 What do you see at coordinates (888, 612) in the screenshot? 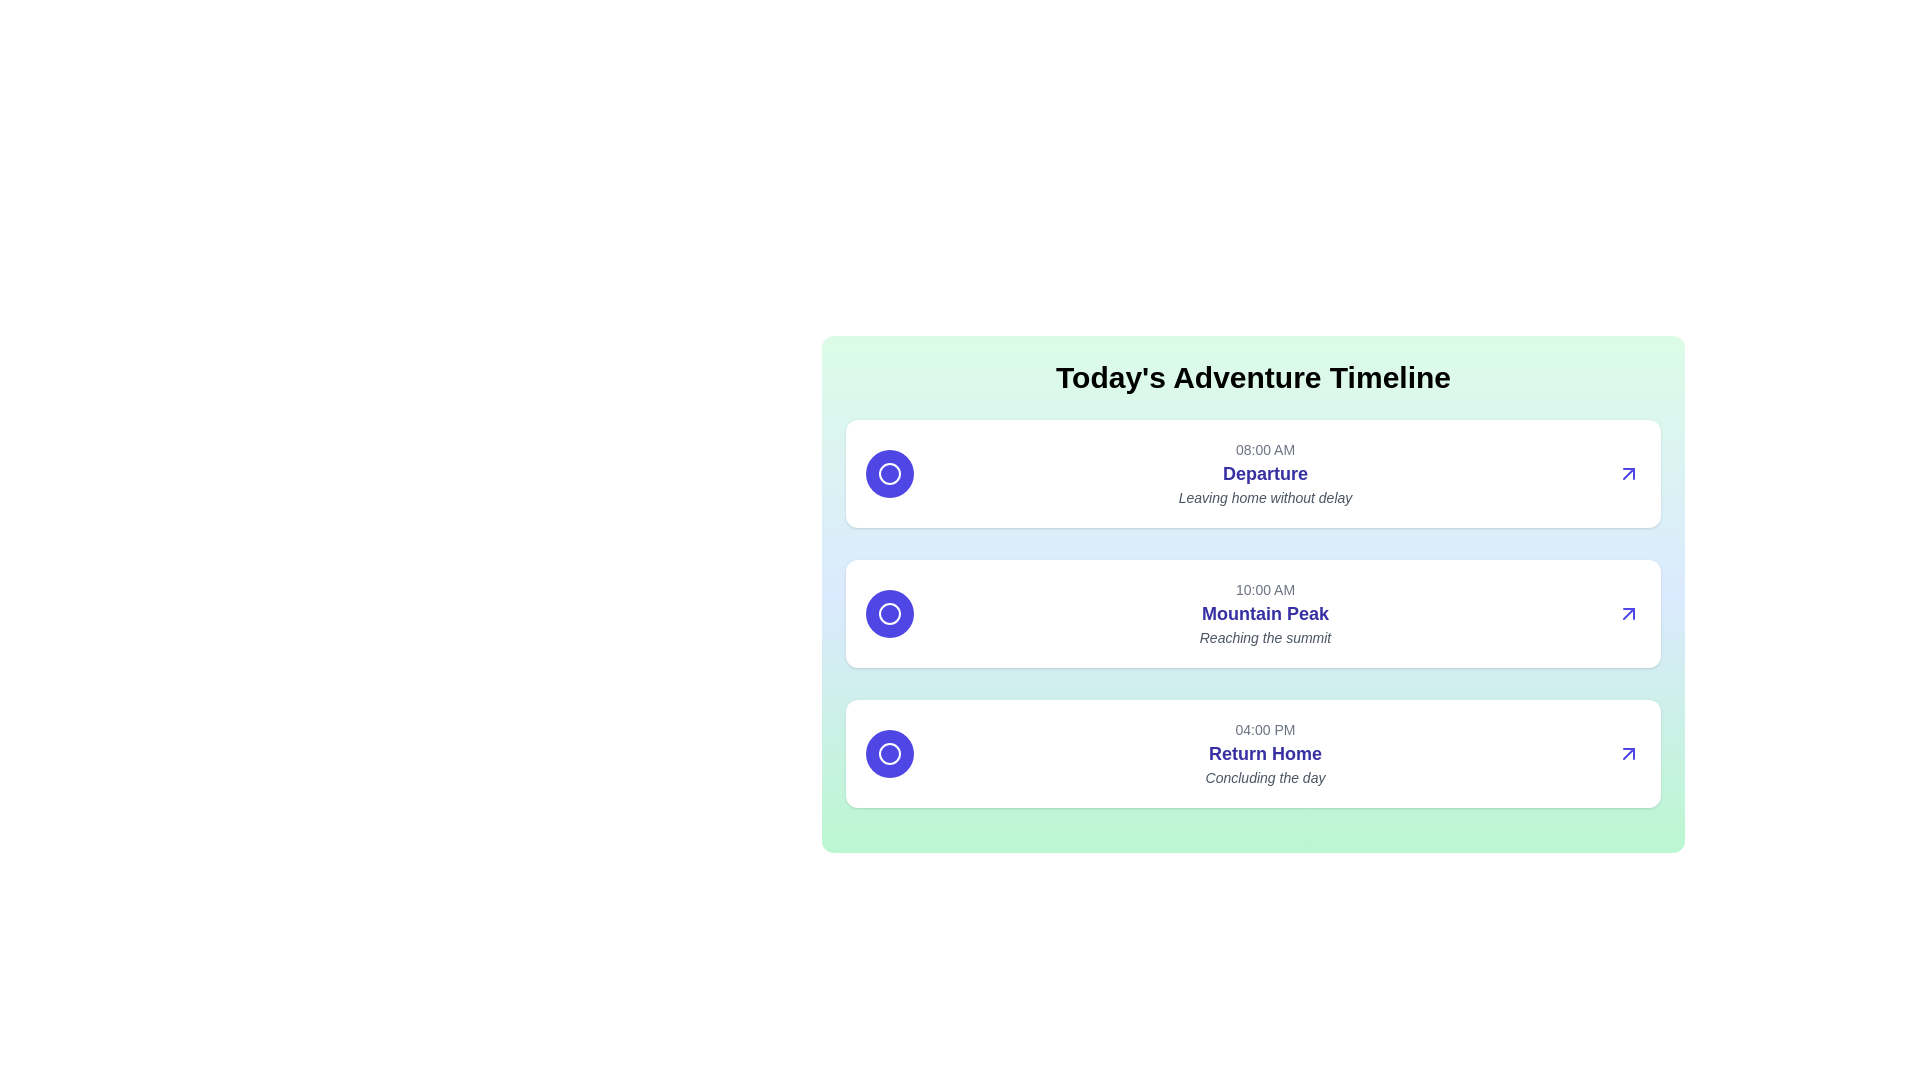
I see `the second circular icon labeled 'Mountain Peak' in the vertically arranged list of timeline items` at bounding box center [888, 612].